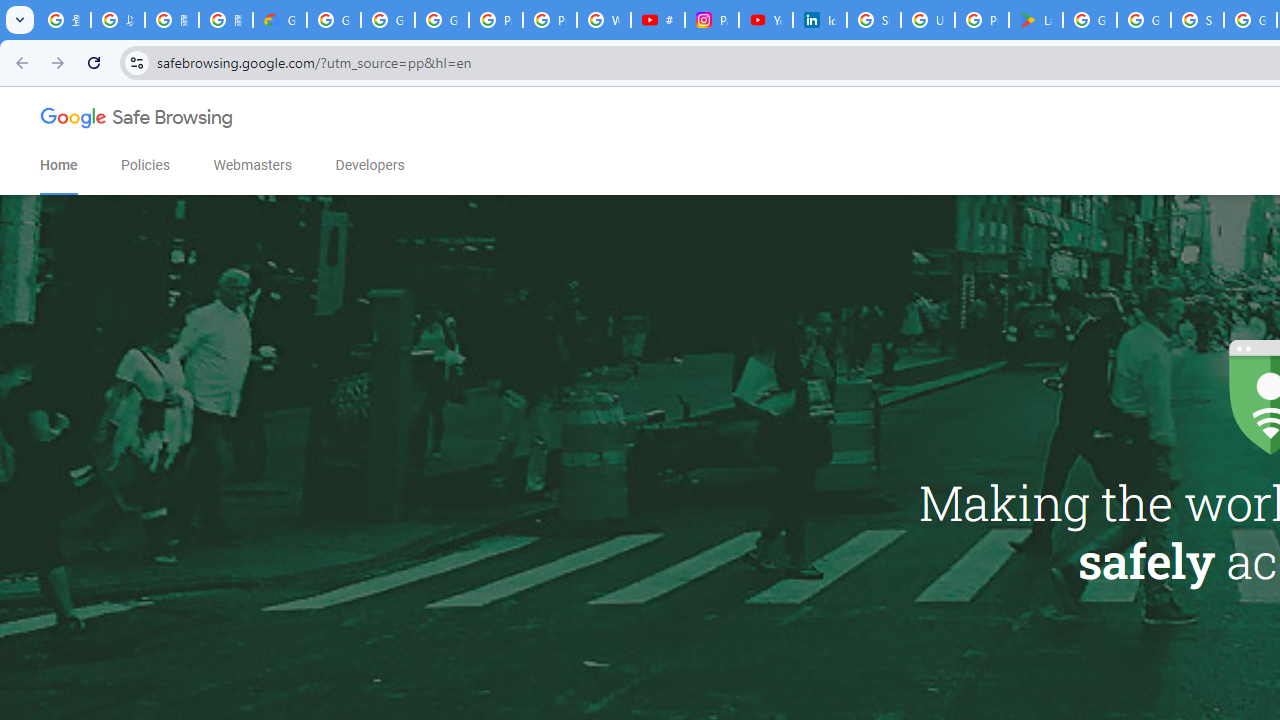  I want to click on 'Privacy Help Center - Policies Help', so click(550, 20).